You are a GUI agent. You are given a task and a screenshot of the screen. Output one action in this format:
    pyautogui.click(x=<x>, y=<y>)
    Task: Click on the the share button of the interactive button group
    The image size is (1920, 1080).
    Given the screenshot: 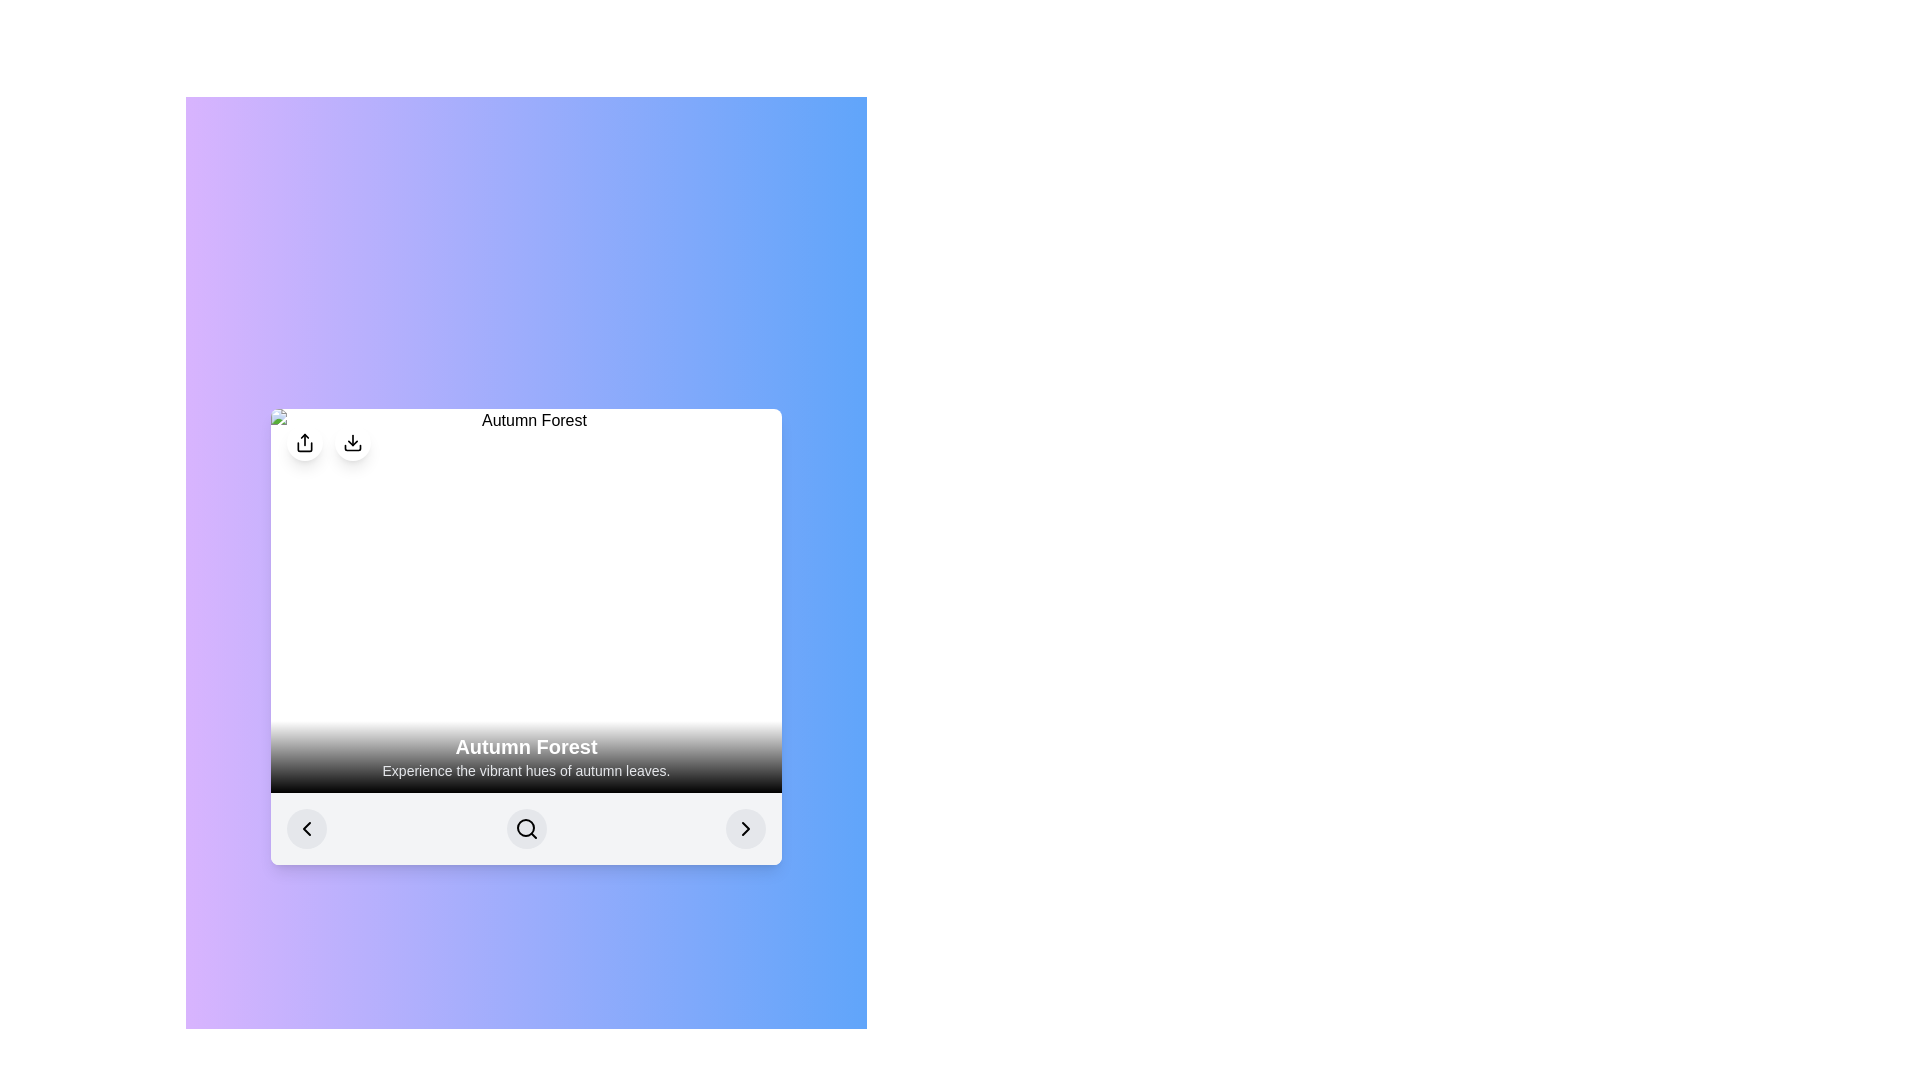 What is the action you would take?
    pyautogui.click(x=329, y=442)
    